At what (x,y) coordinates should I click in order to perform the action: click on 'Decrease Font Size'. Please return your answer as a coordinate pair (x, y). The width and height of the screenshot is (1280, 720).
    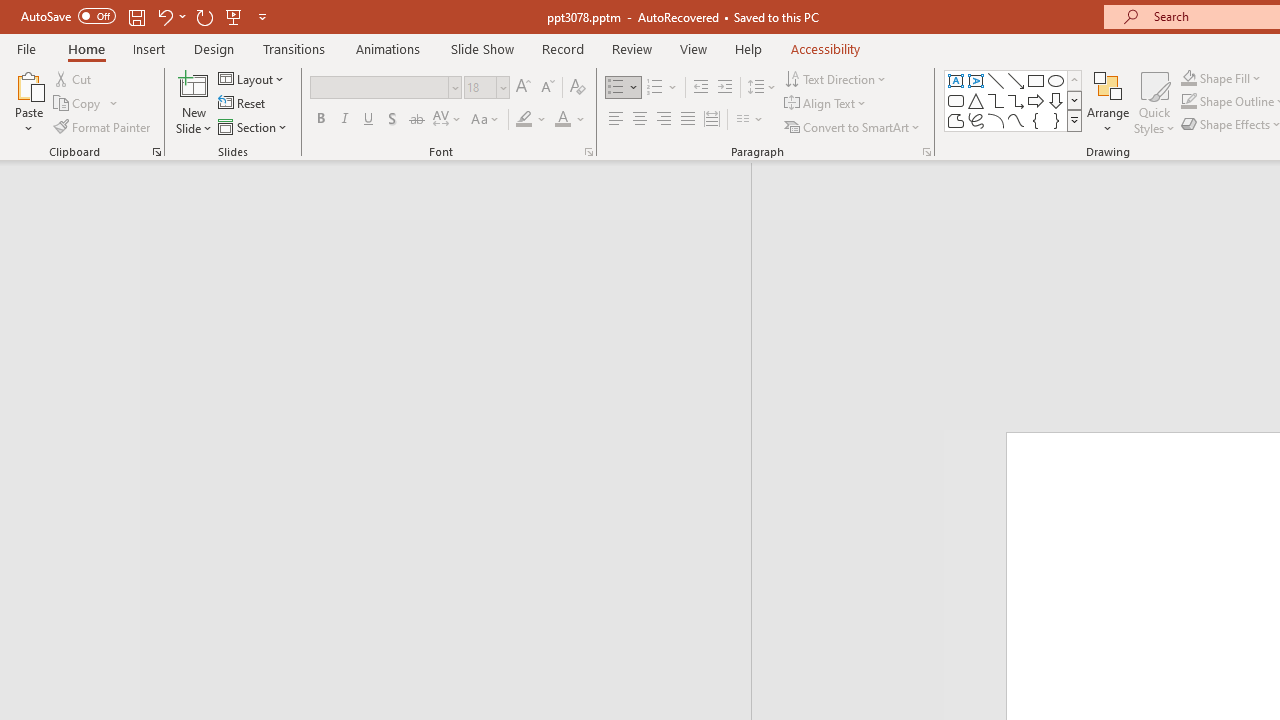
    Looking at the image, I should click on (547, 86).